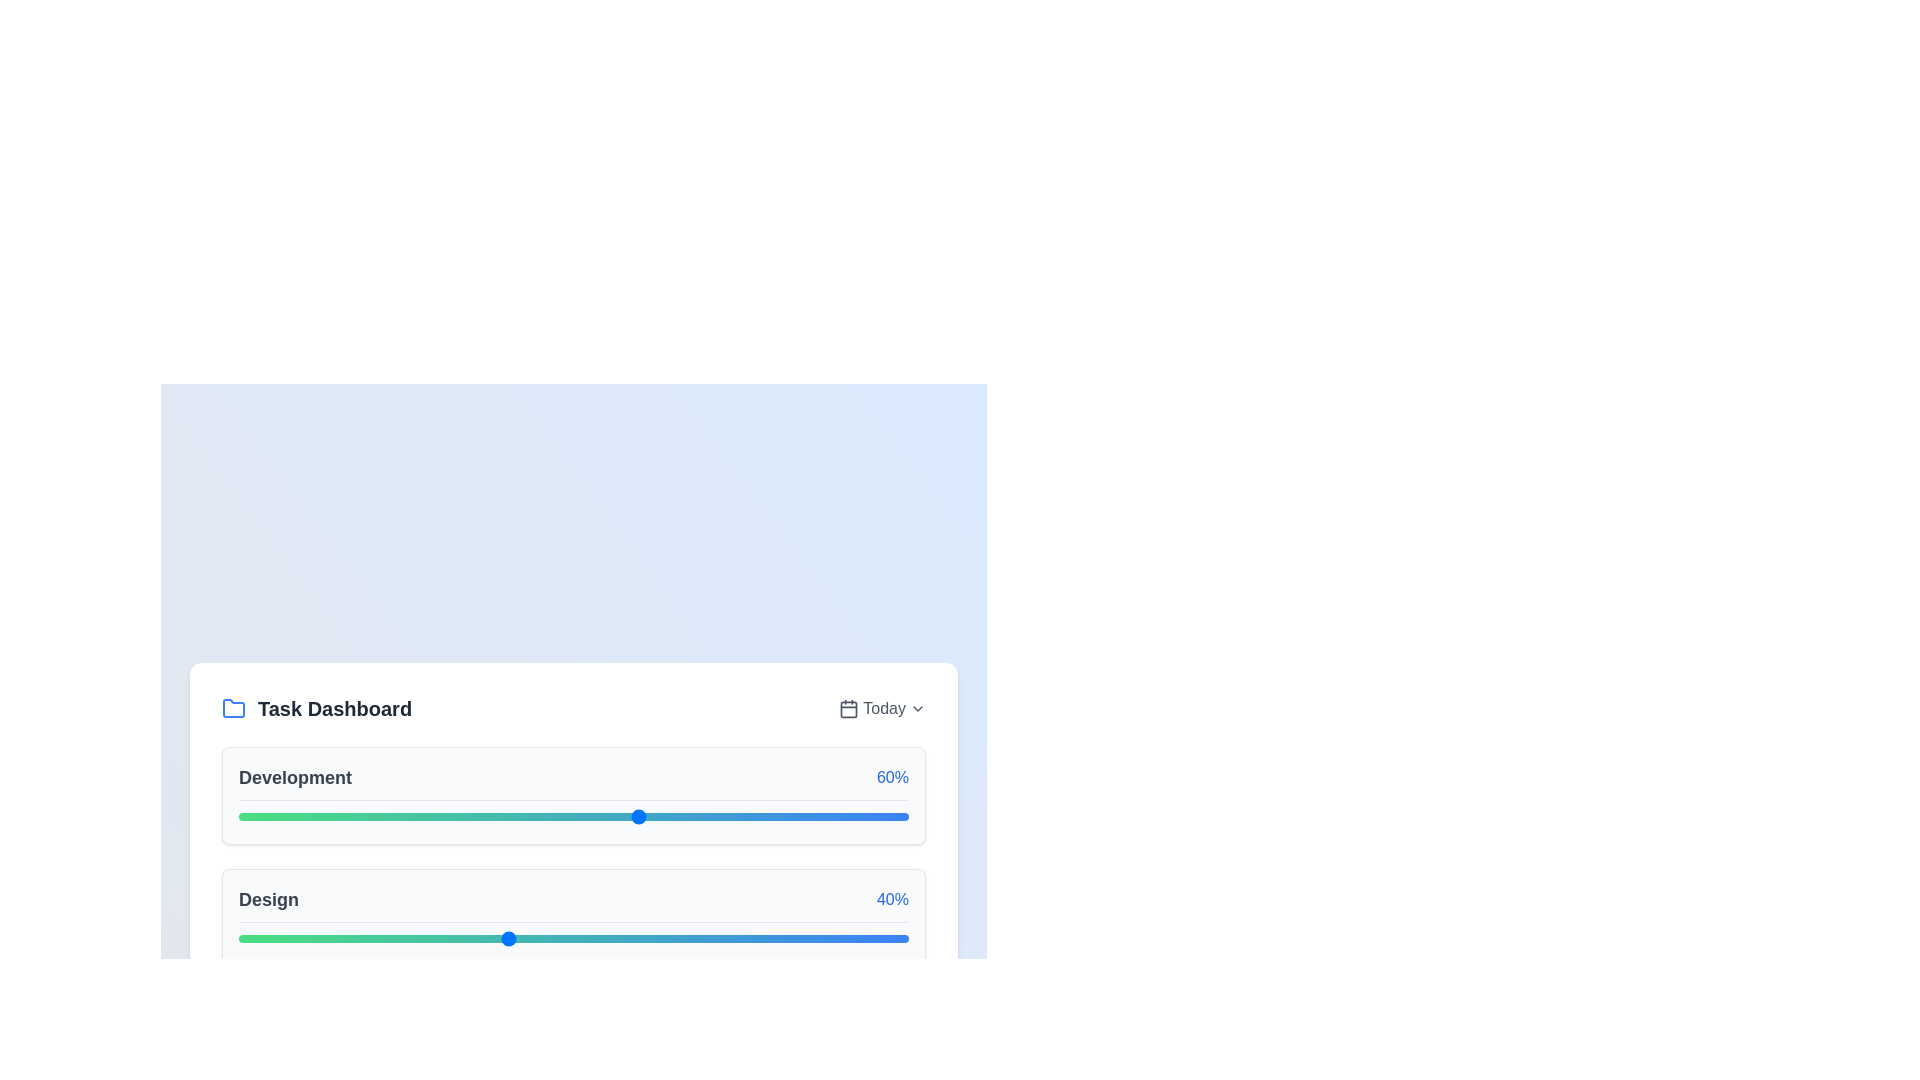 This screenshot has width=1920, height=1080. Describe the element at coordinates (681, 1059) in the screenshot. I see `the slider value` at that location.